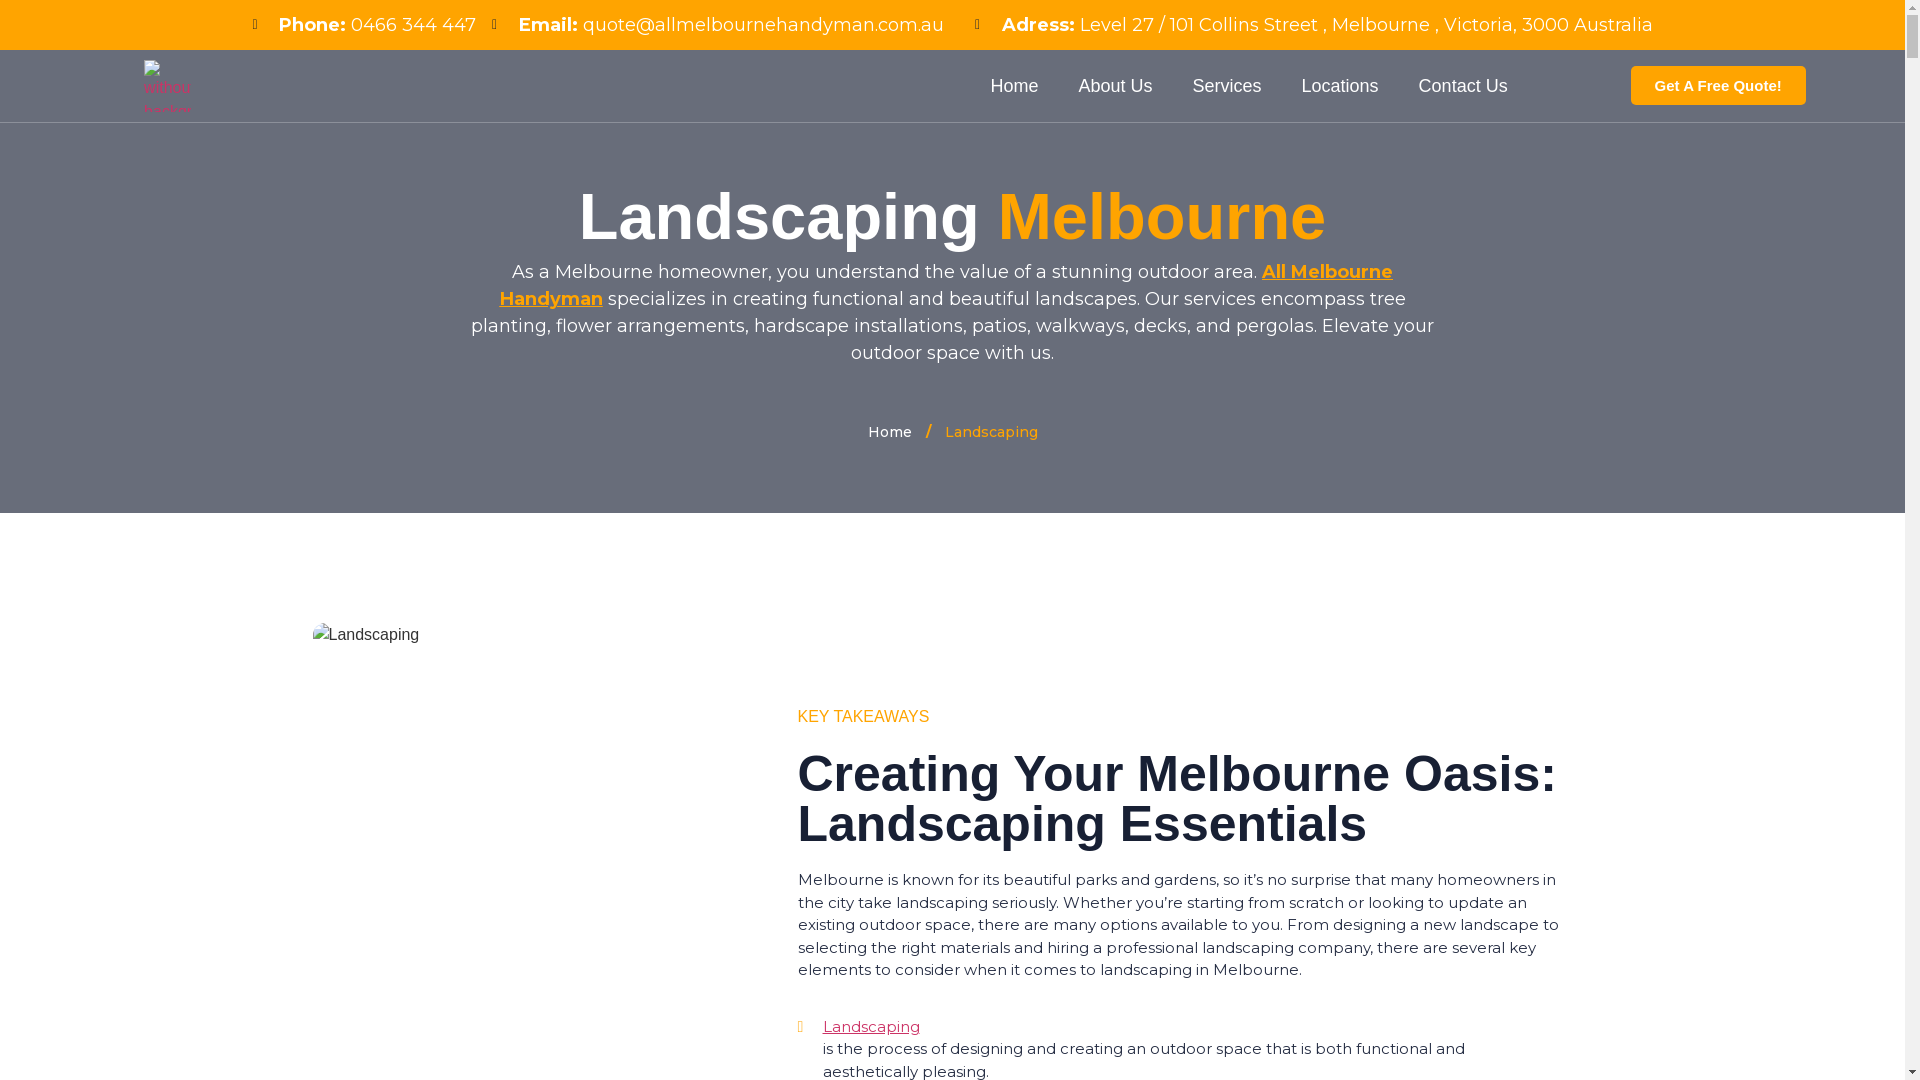  Describe the element at coordinates (1340, 84) in the screenshot. I see `'Locations'` at that location.